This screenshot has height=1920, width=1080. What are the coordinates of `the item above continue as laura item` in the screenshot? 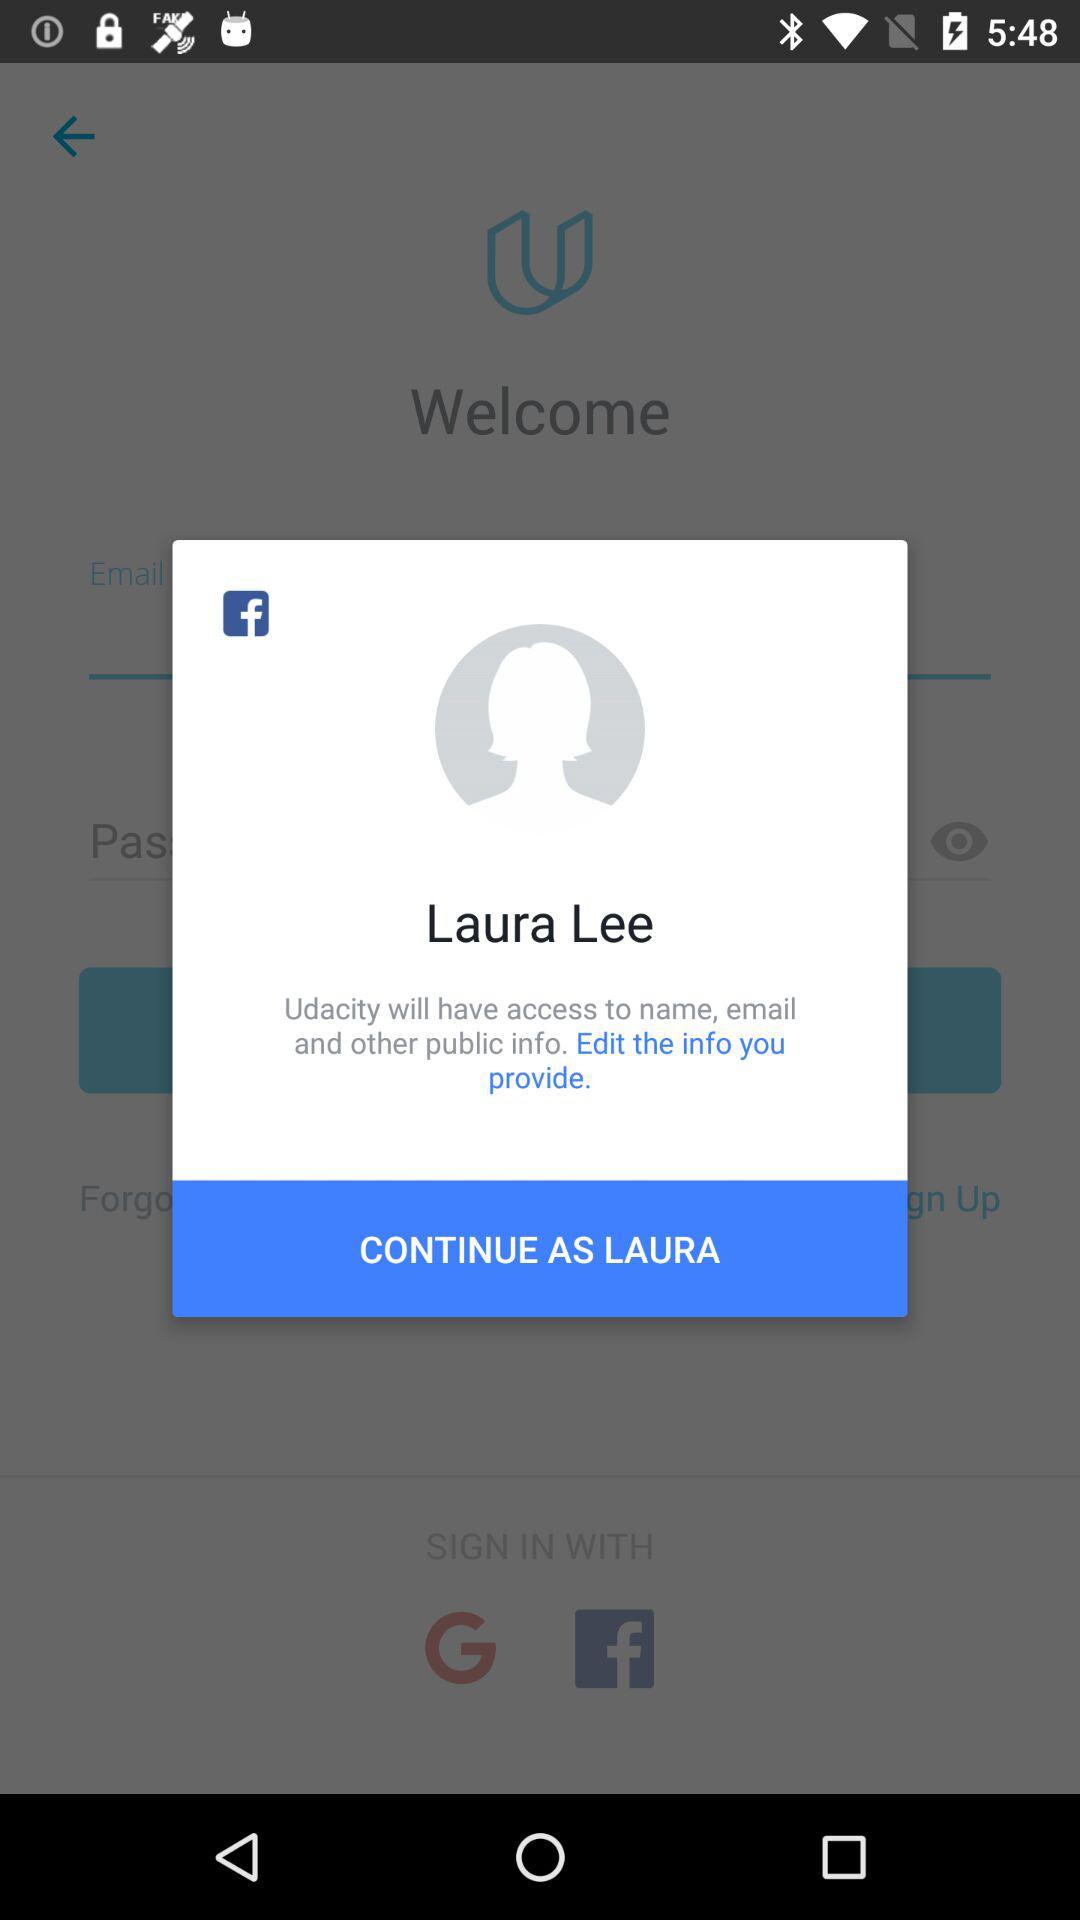 It's located at (540, 1041).